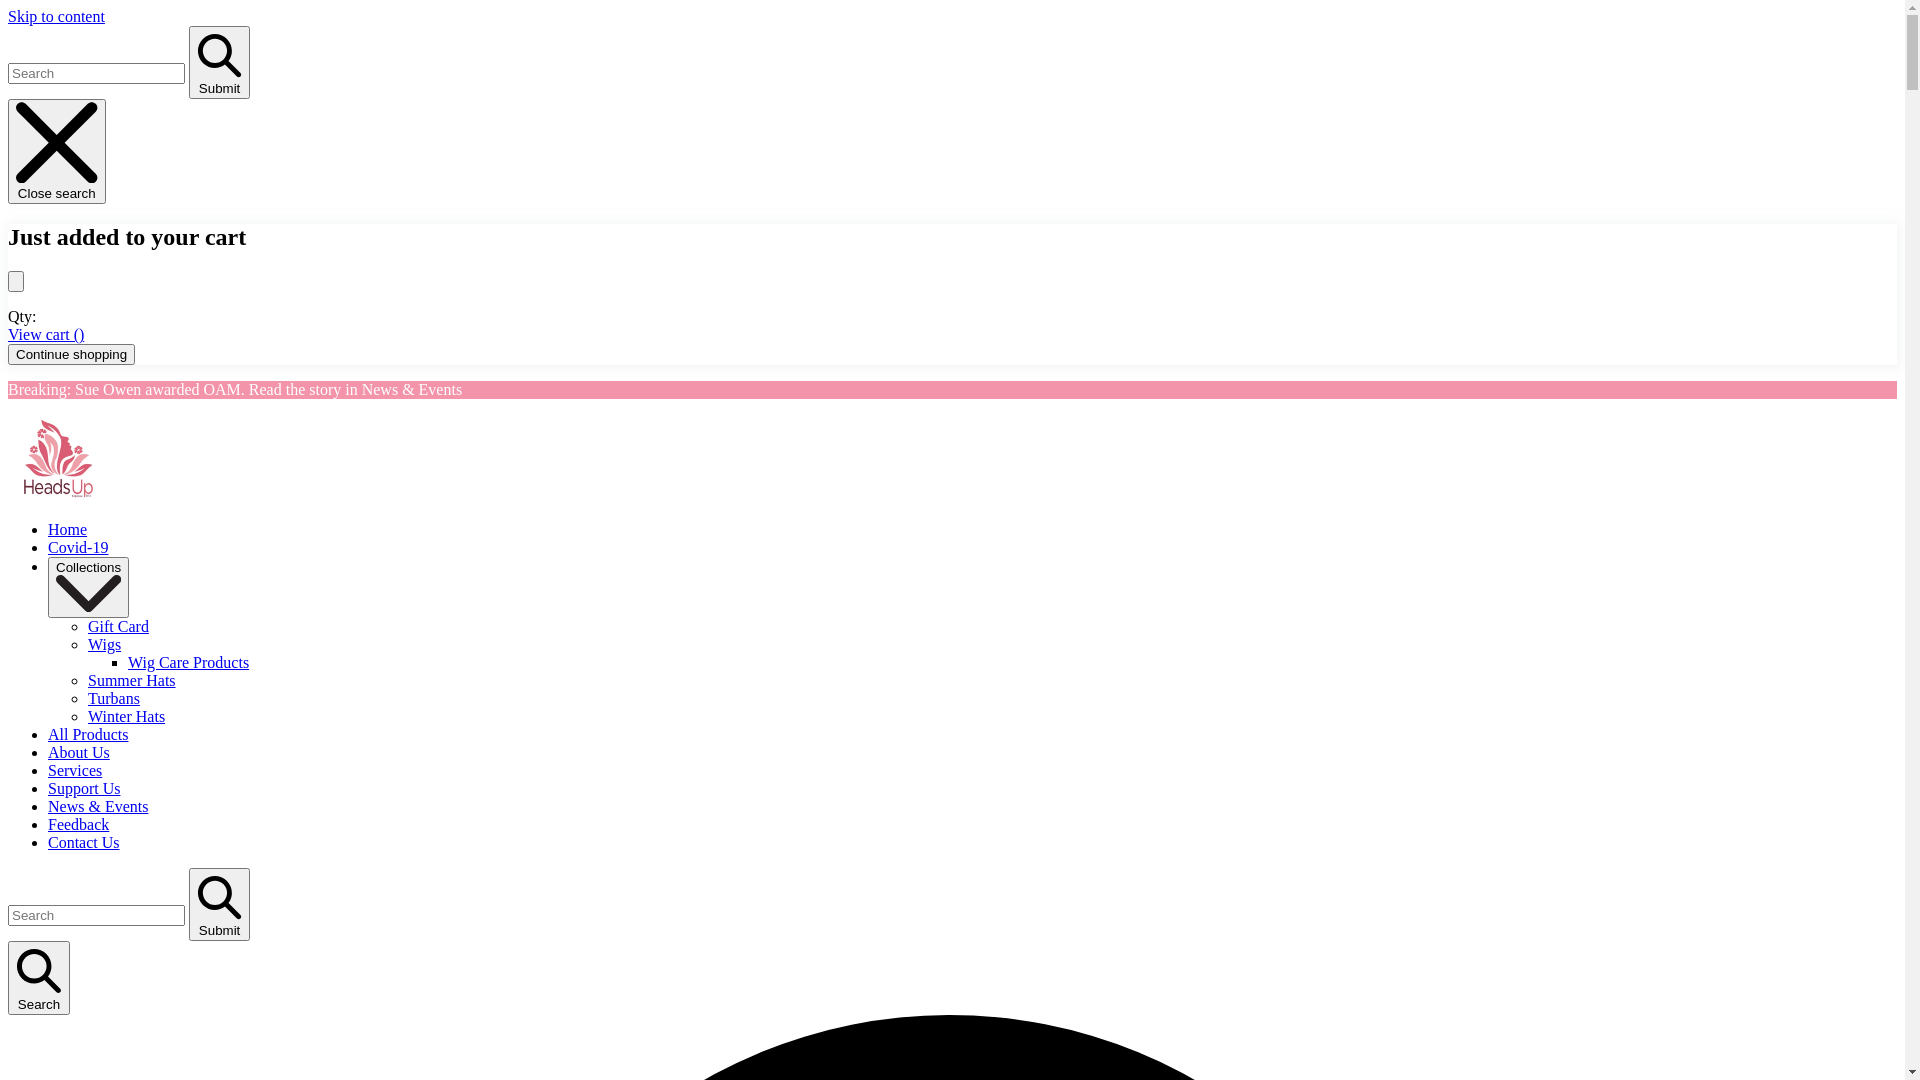 This screenshot has height=1080, width=1920. What do you see at coordinates (8, 333) in the screenshot?
I see `'View cart ()'` at bounding box center [8, 333].